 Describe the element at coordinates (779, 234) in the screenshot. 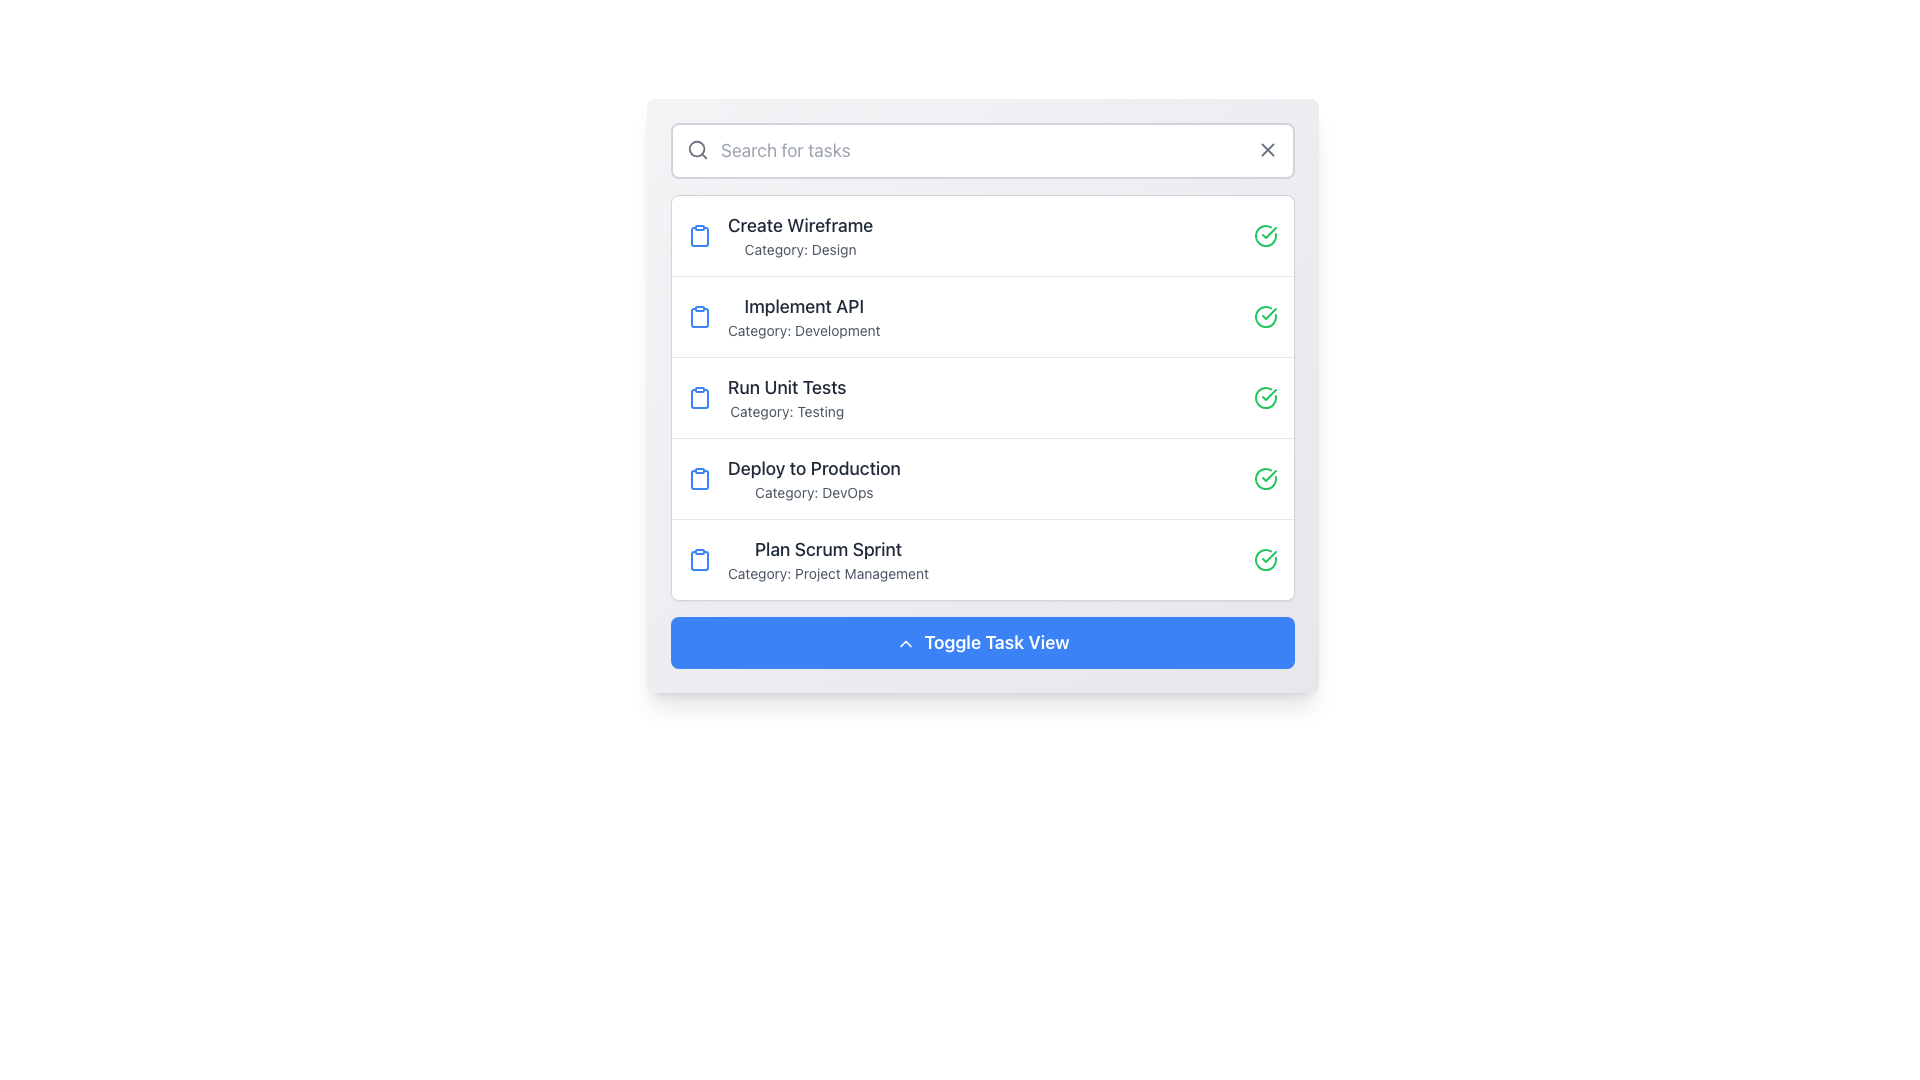

I see `the task item labeled 'Create Wireframe' with the category 'Design', which is the first entry in the vertical task list interface, identifiable by its clipboard icon` at that location.